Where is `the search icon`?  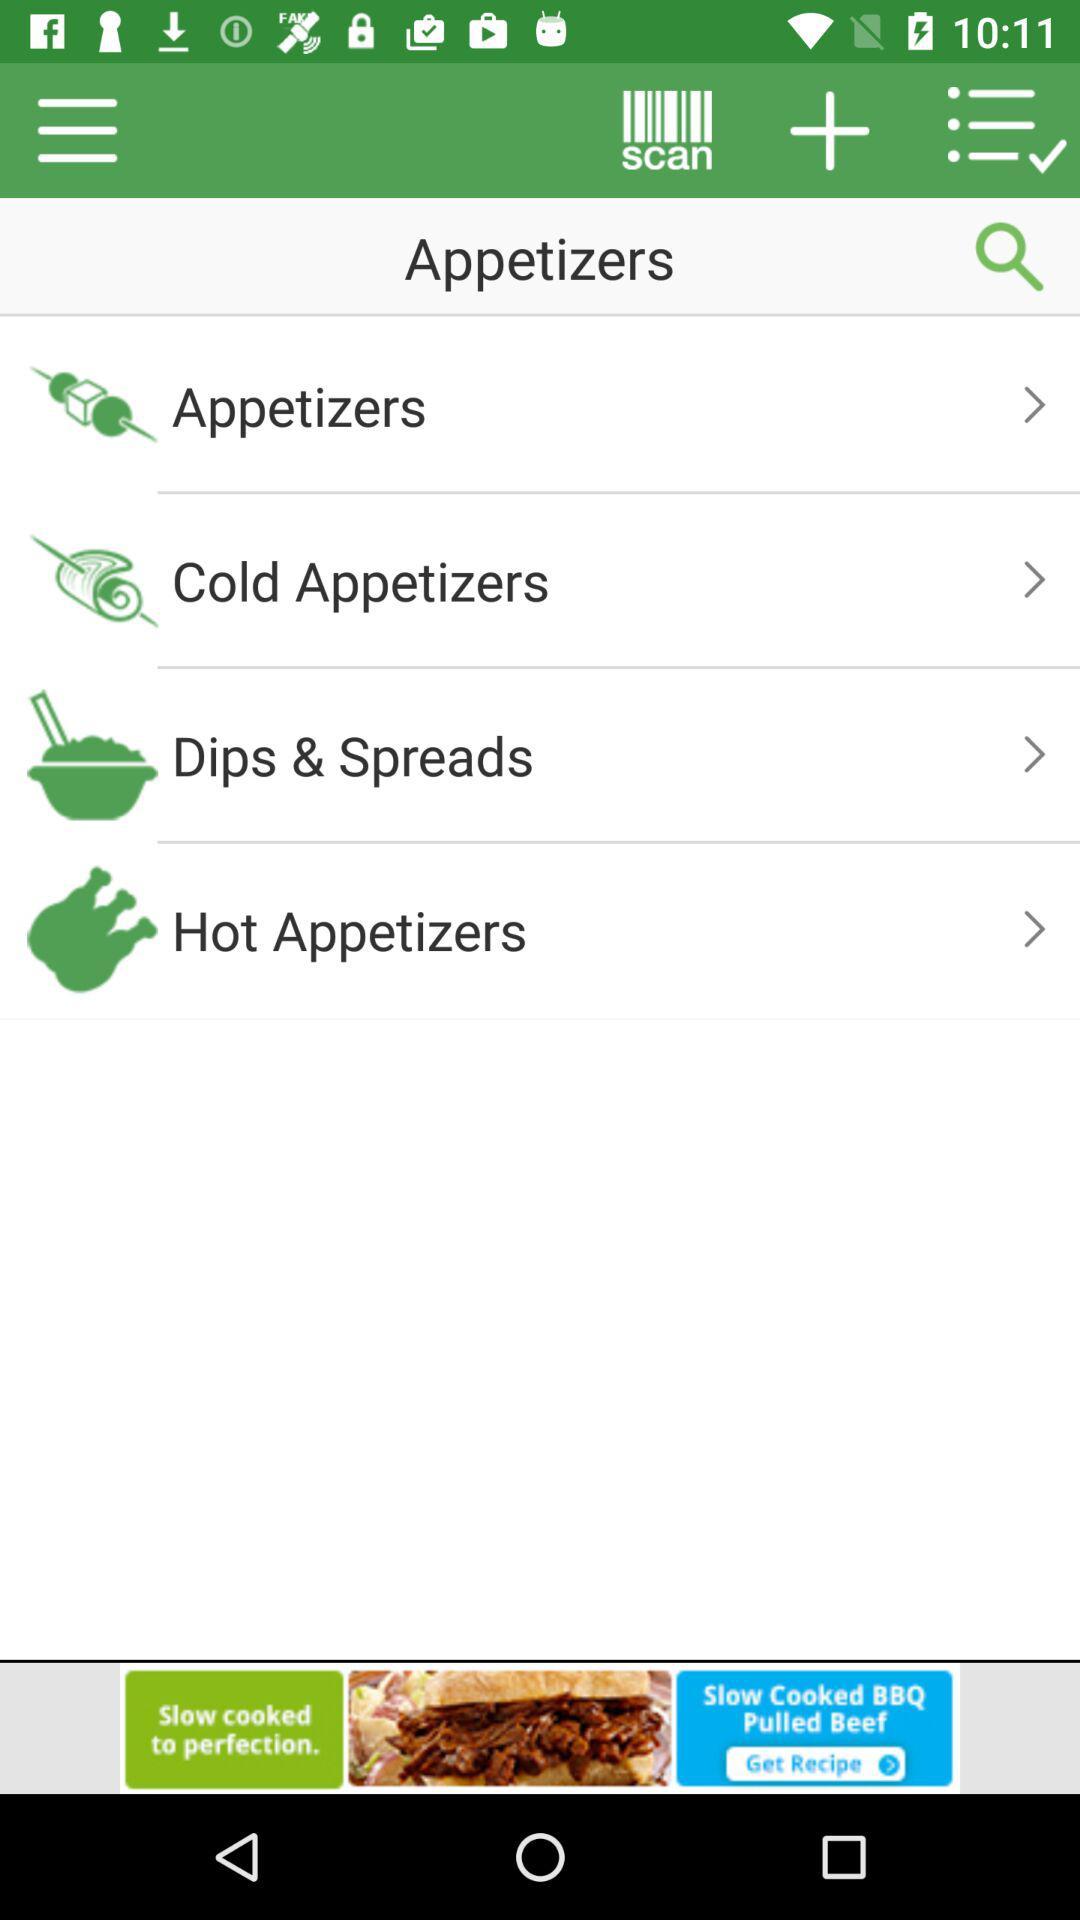 the search icon is located at coordinates (1010, 256).